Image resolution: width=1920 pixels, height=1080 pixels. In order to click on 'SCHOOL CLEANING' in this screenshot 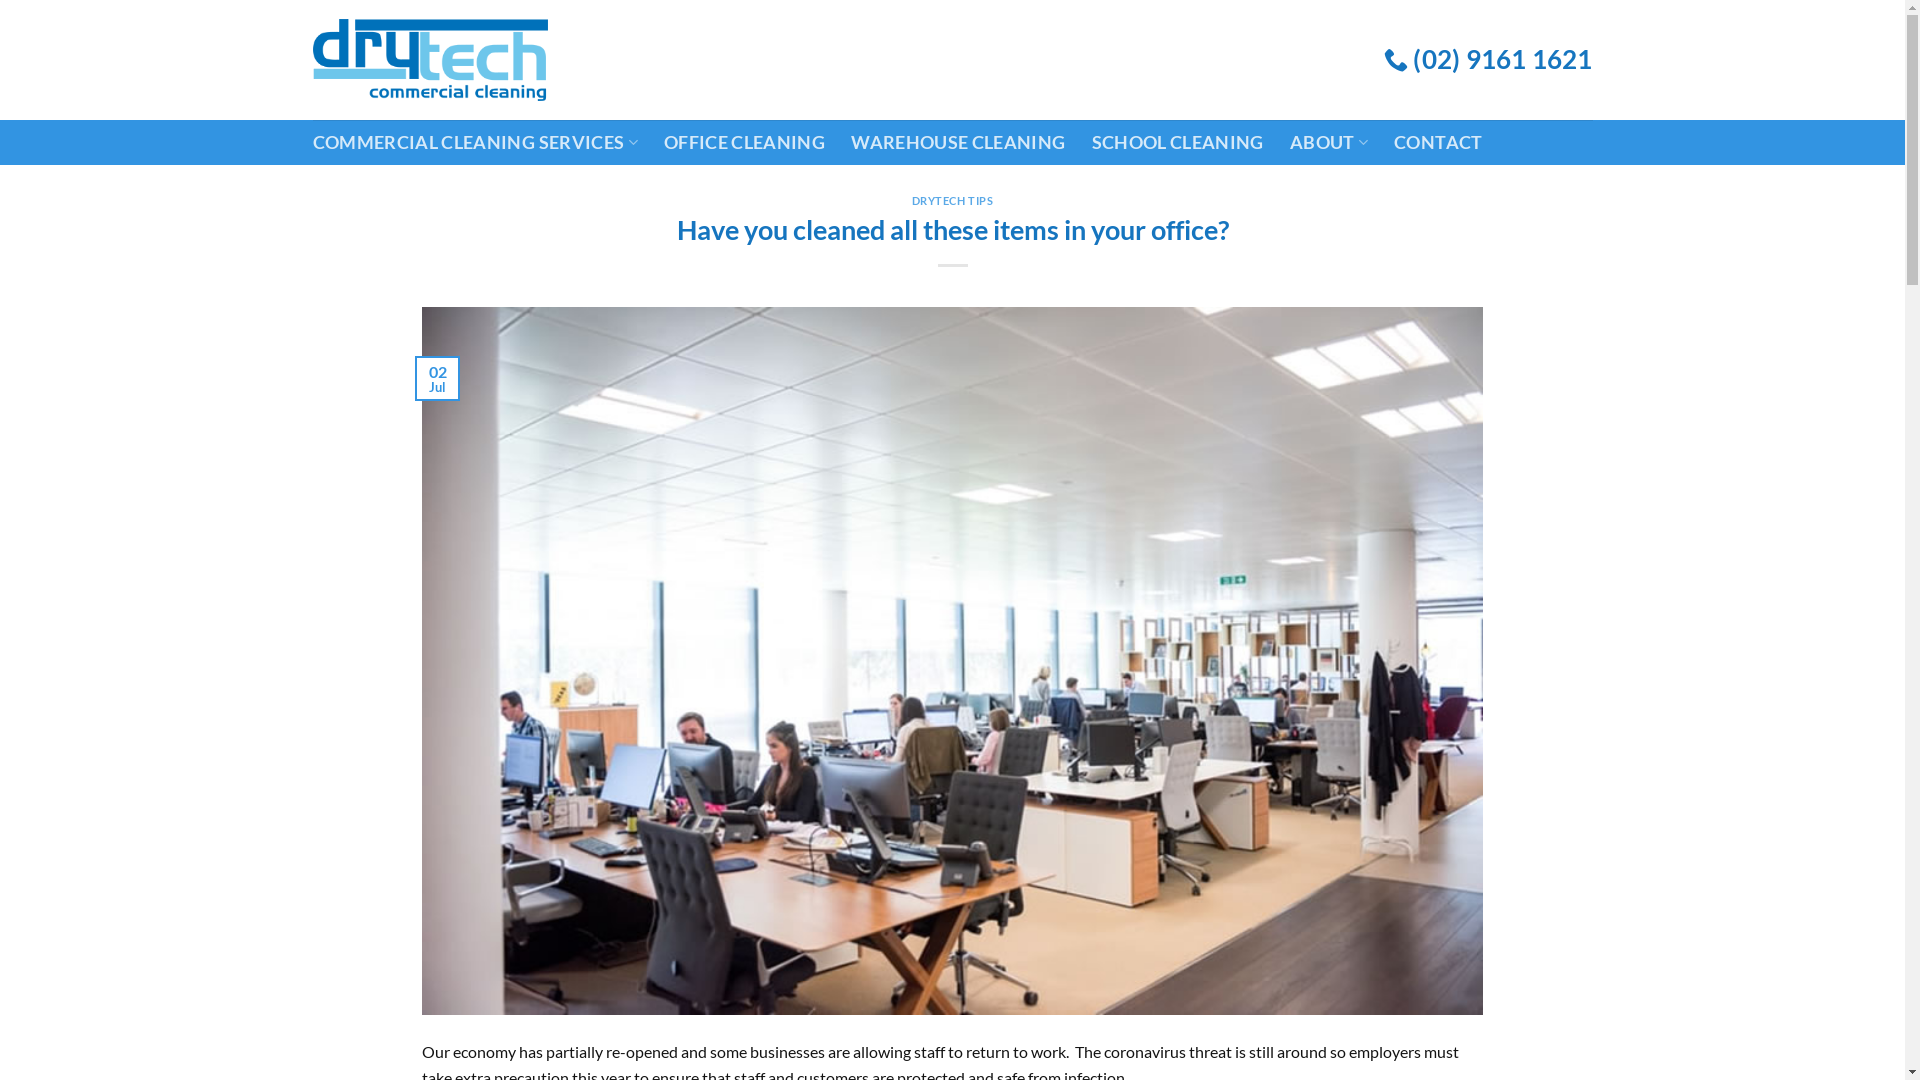, I will do `click(1177, 141)`.